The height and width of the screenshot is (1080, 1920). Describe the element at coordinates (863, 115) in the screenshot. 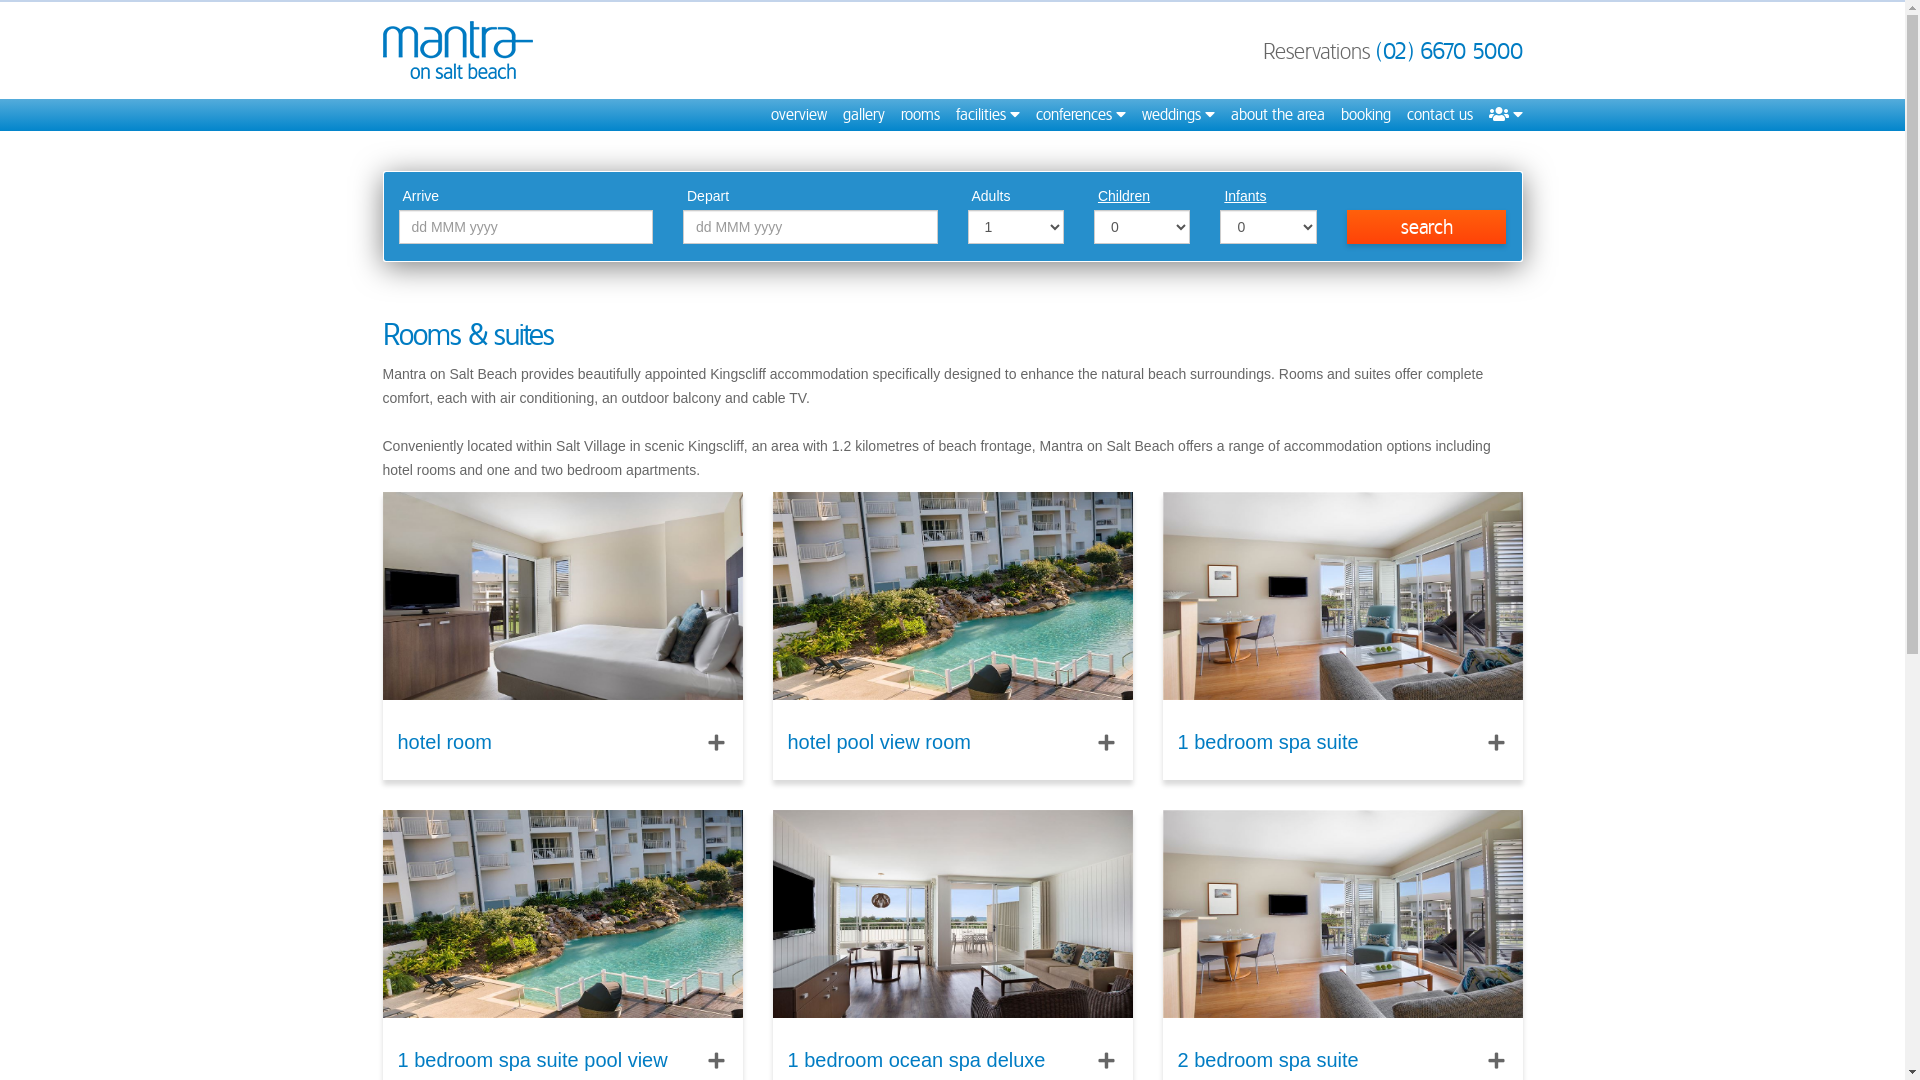

I see `'gallery'` at that location.